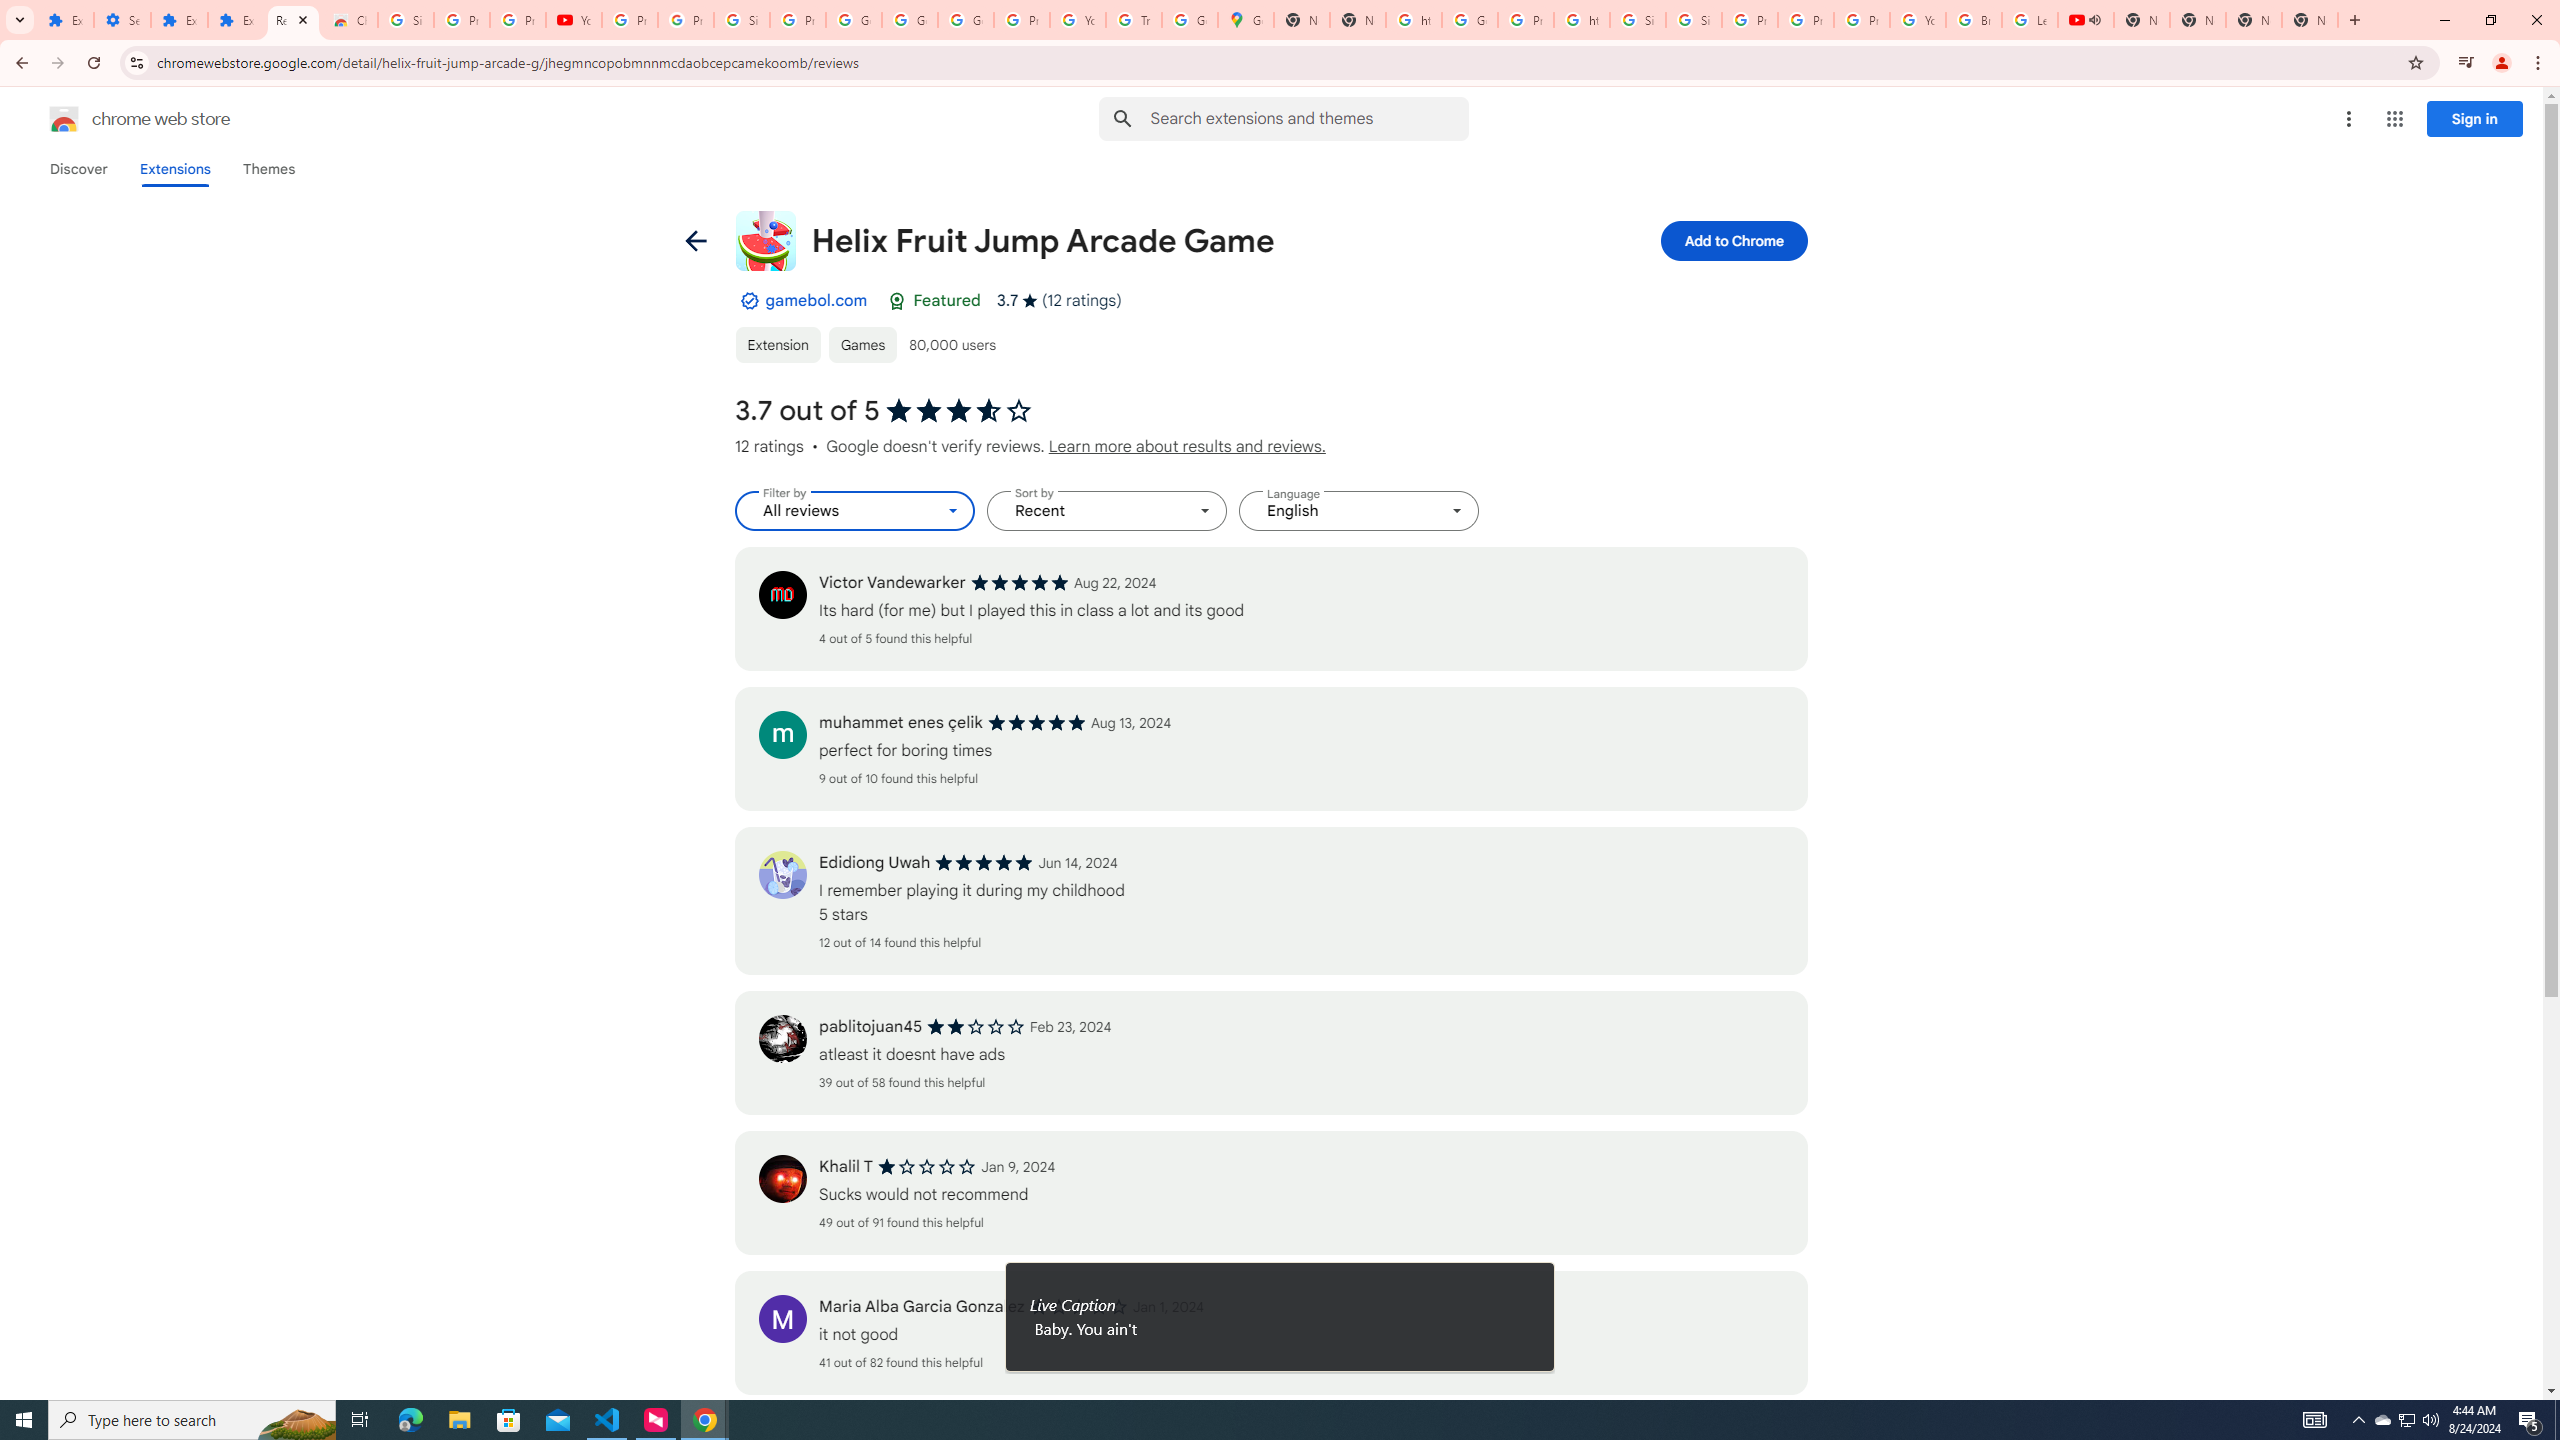  What do you see at coordinates (747, 299) in the screenshot?
I see `'By Established Publisher Badge'` at bounding box center [747, 299].